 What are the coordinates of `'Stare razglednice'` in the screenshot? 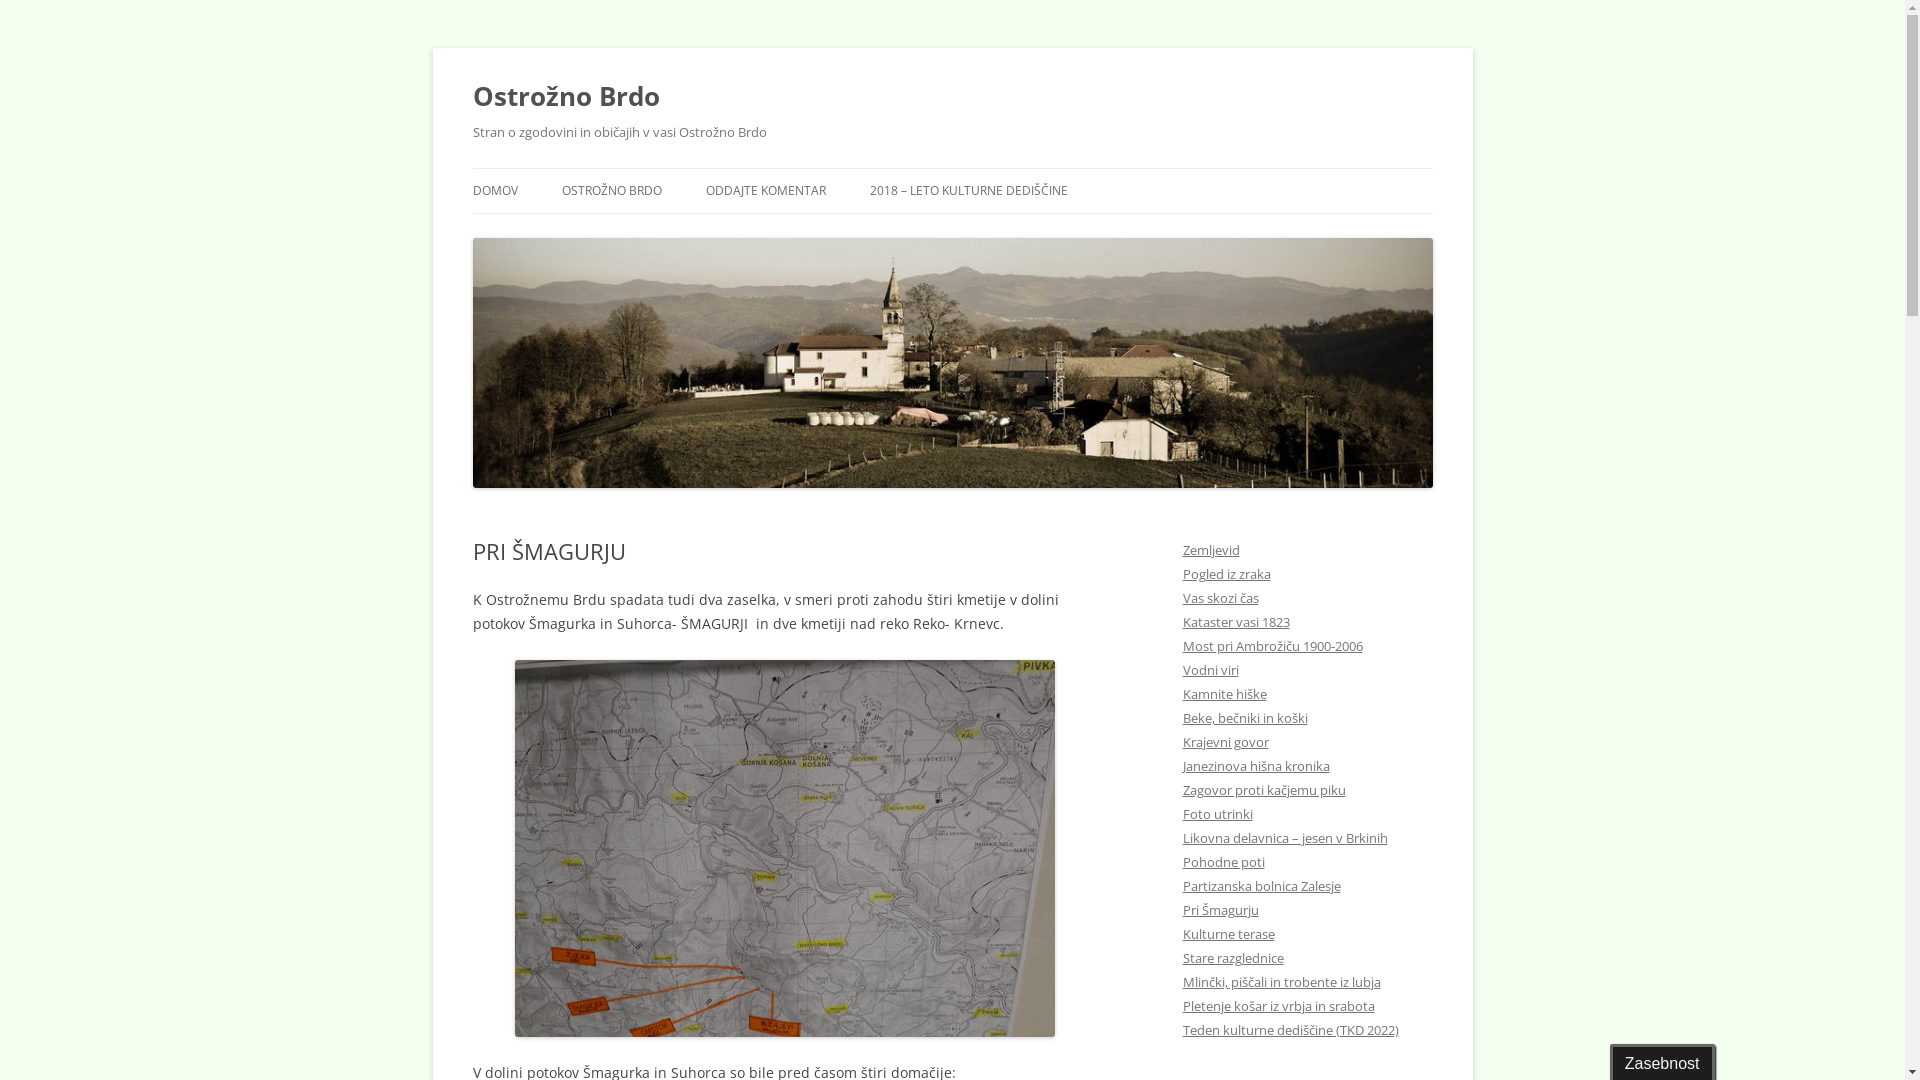 It's located at (1231, 956).